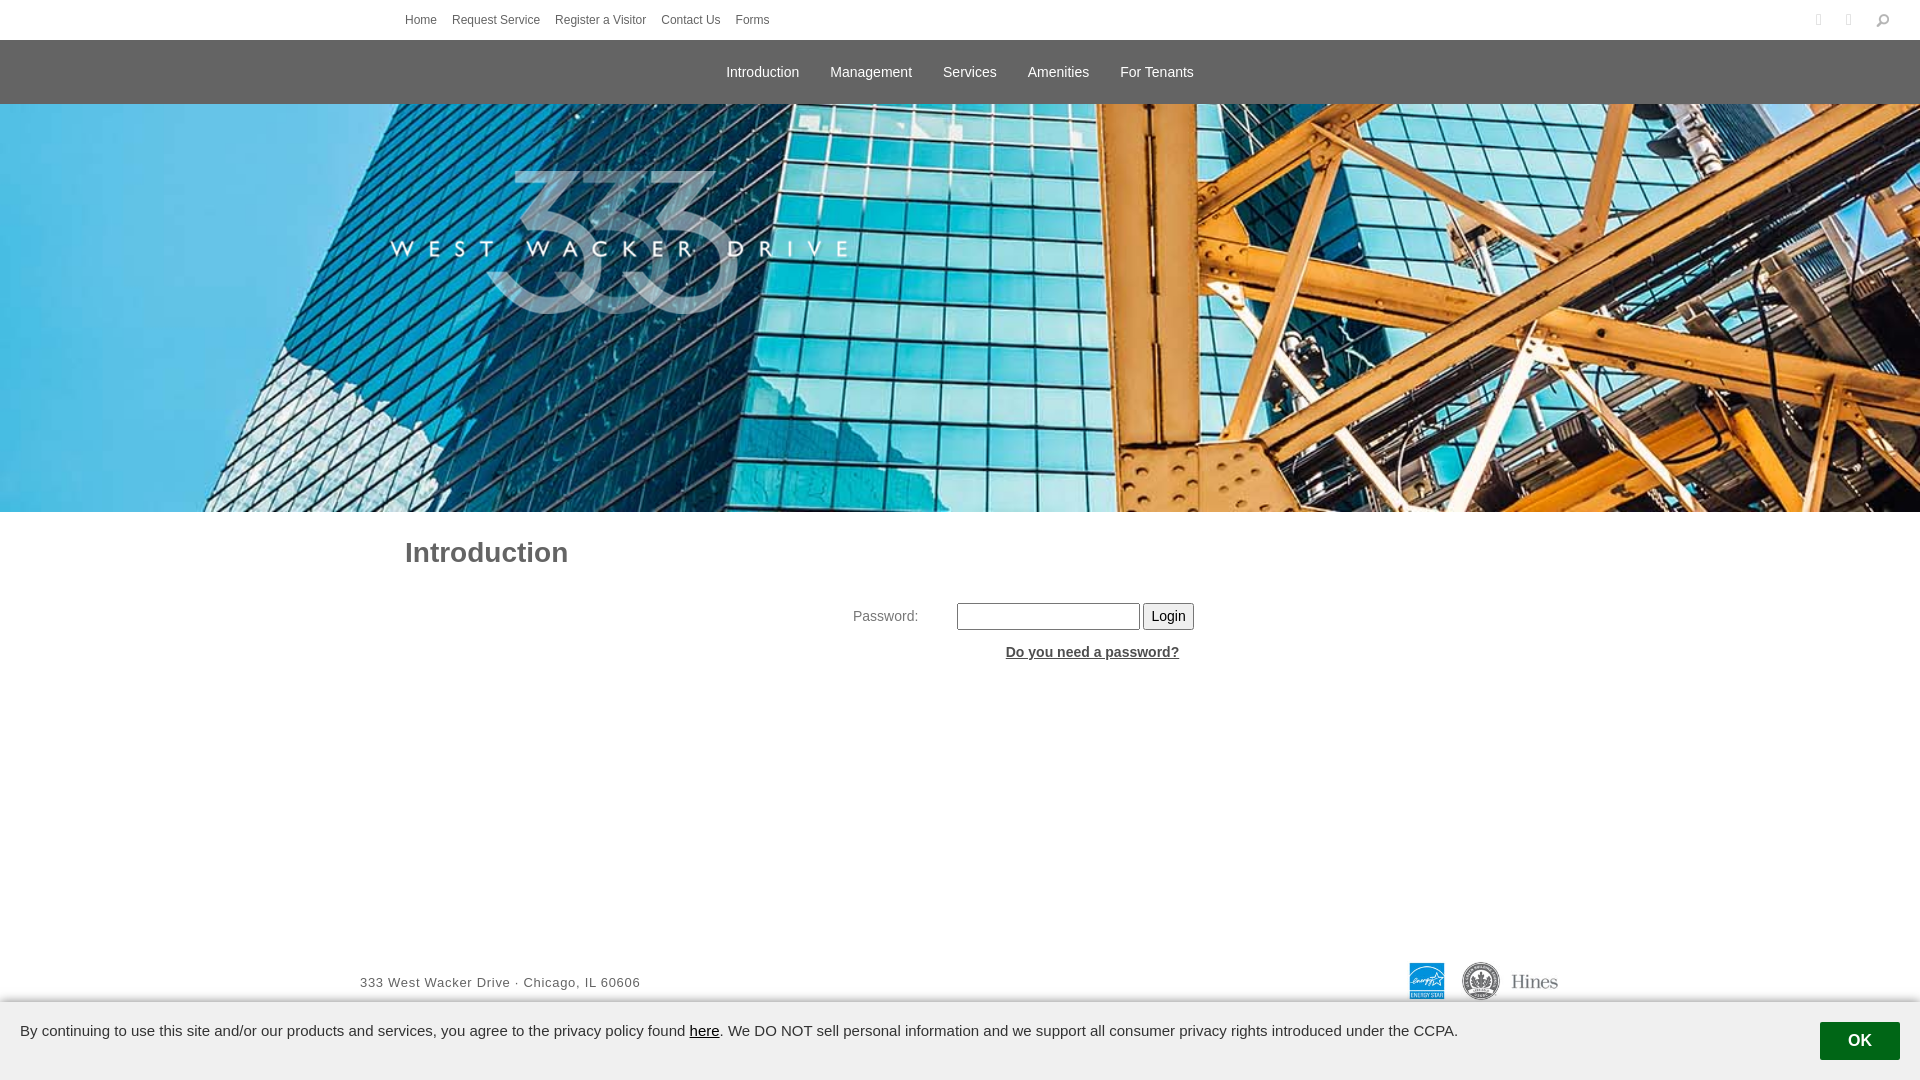  What do you see at coordinates (705, 1030) in the screenshot?
I see `'here'` at bounding box center [705, 1030].